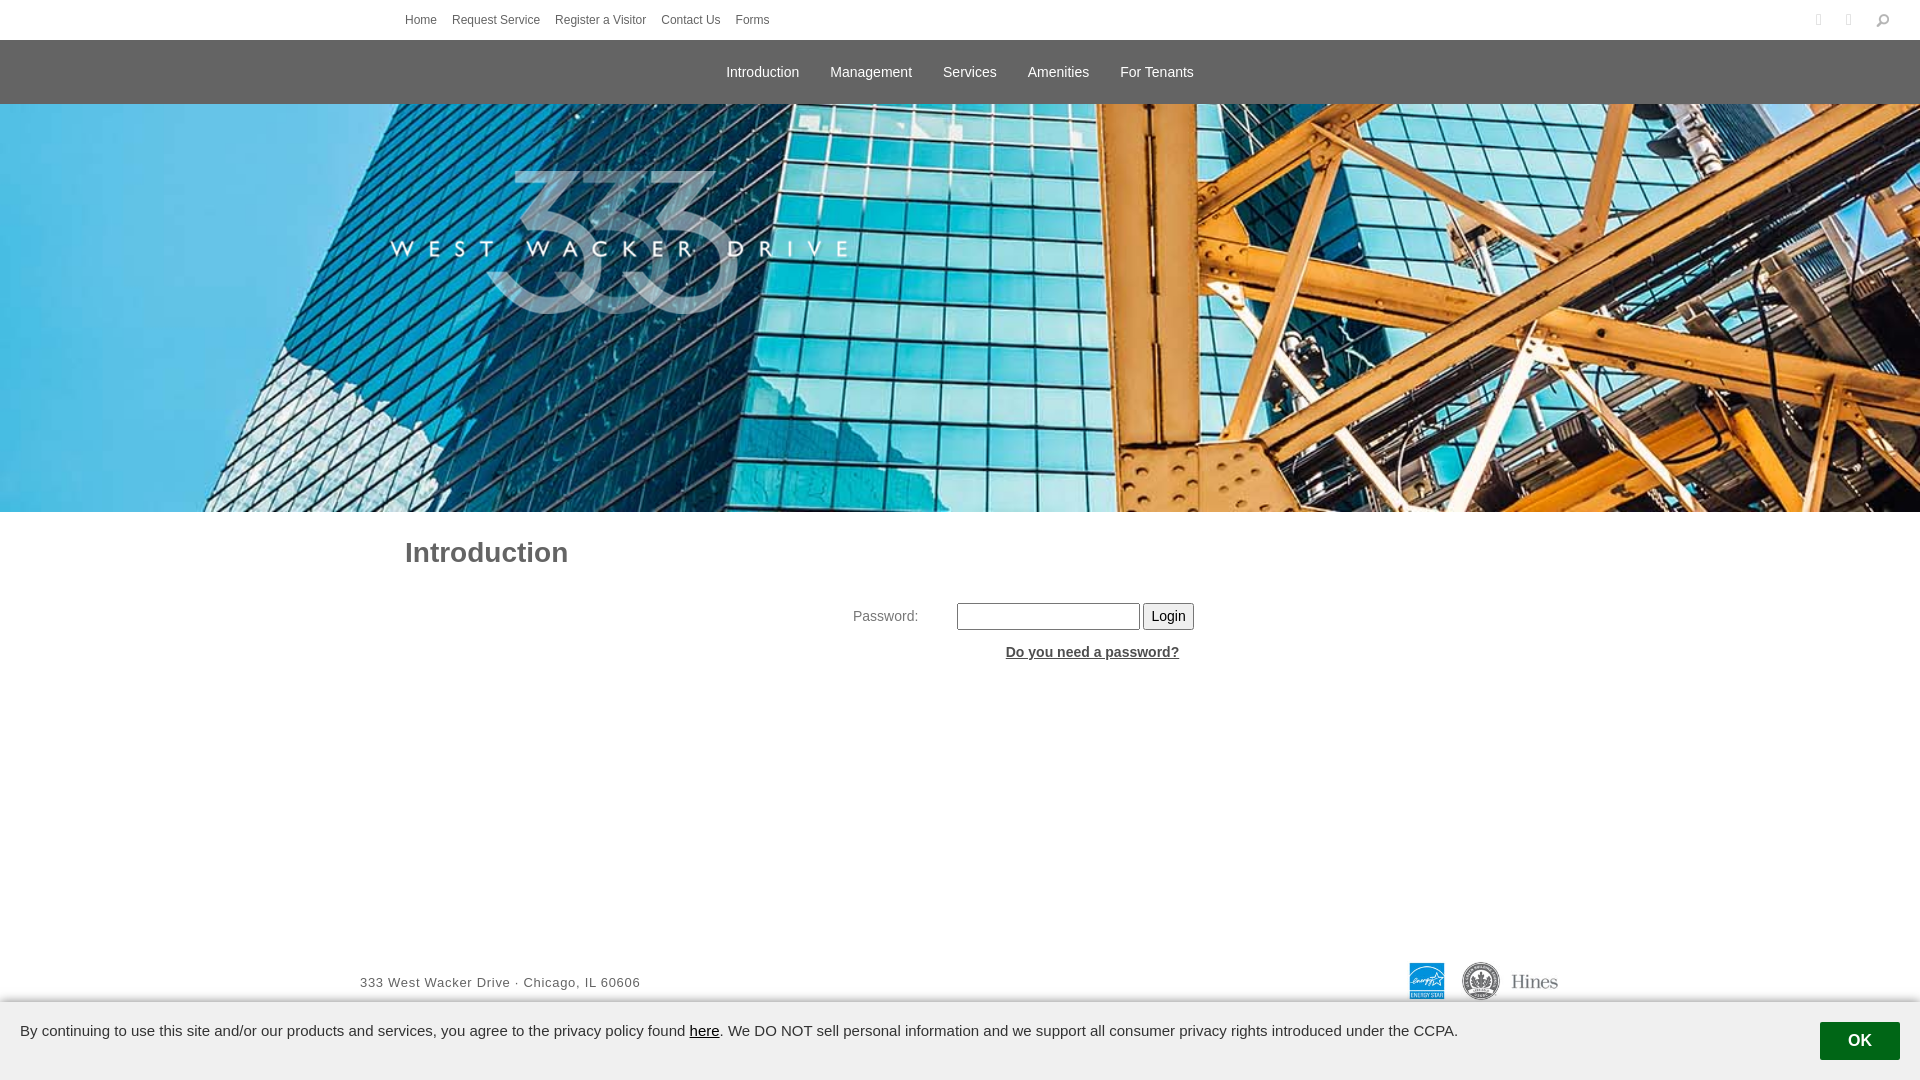  What do you see at coordinates (705, 1030) in the screenshot?
I see `'here'` at bounding box center [705, 1030].